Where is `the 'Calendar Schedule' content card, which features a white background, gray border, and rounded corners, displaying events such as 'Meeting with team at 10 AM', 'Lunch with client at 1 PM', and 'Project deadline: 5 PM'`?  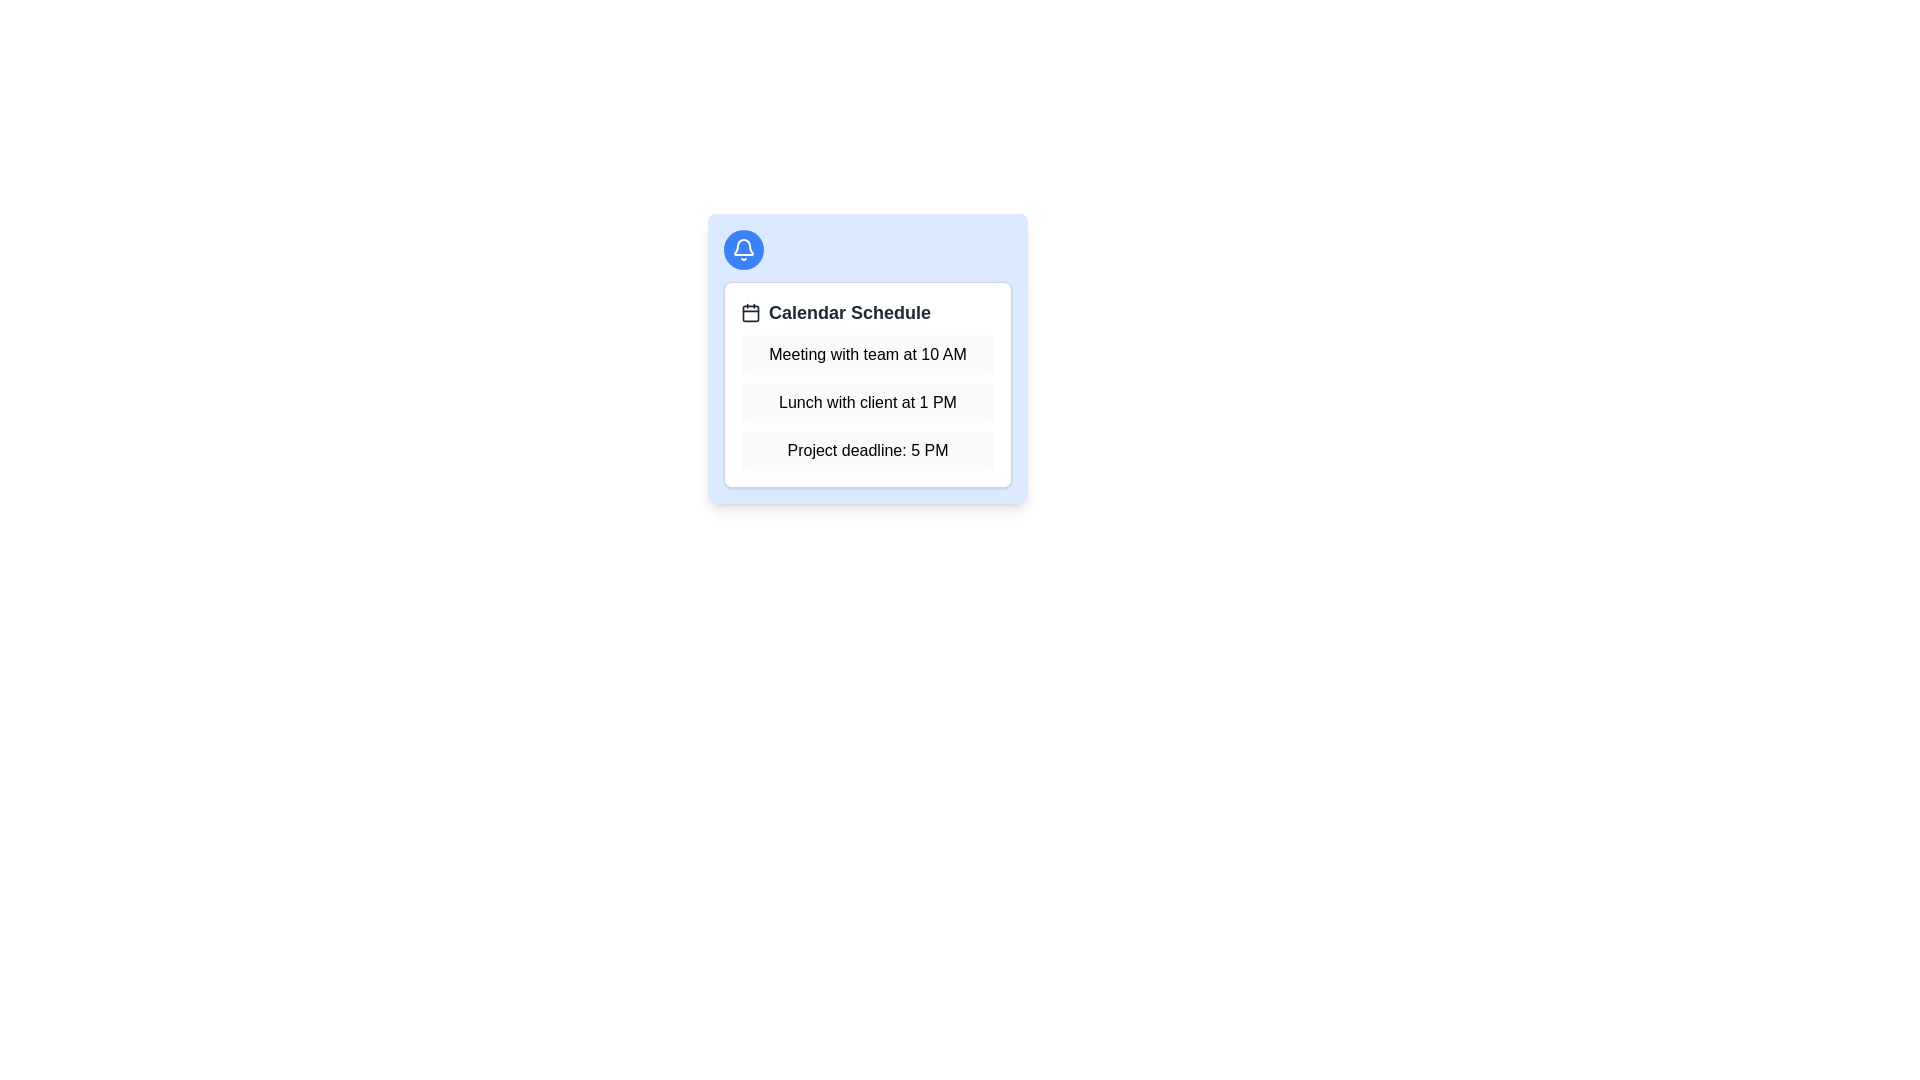 the 'Calendar Schedule' content card, which features a white background, gray border, and rounded corners, displaying events such as 'Meeting with team at 10 AM', 'Lunch with client at 1 PM', and 'Project deadline: 5 PM' is located at coordinates (868, 385).